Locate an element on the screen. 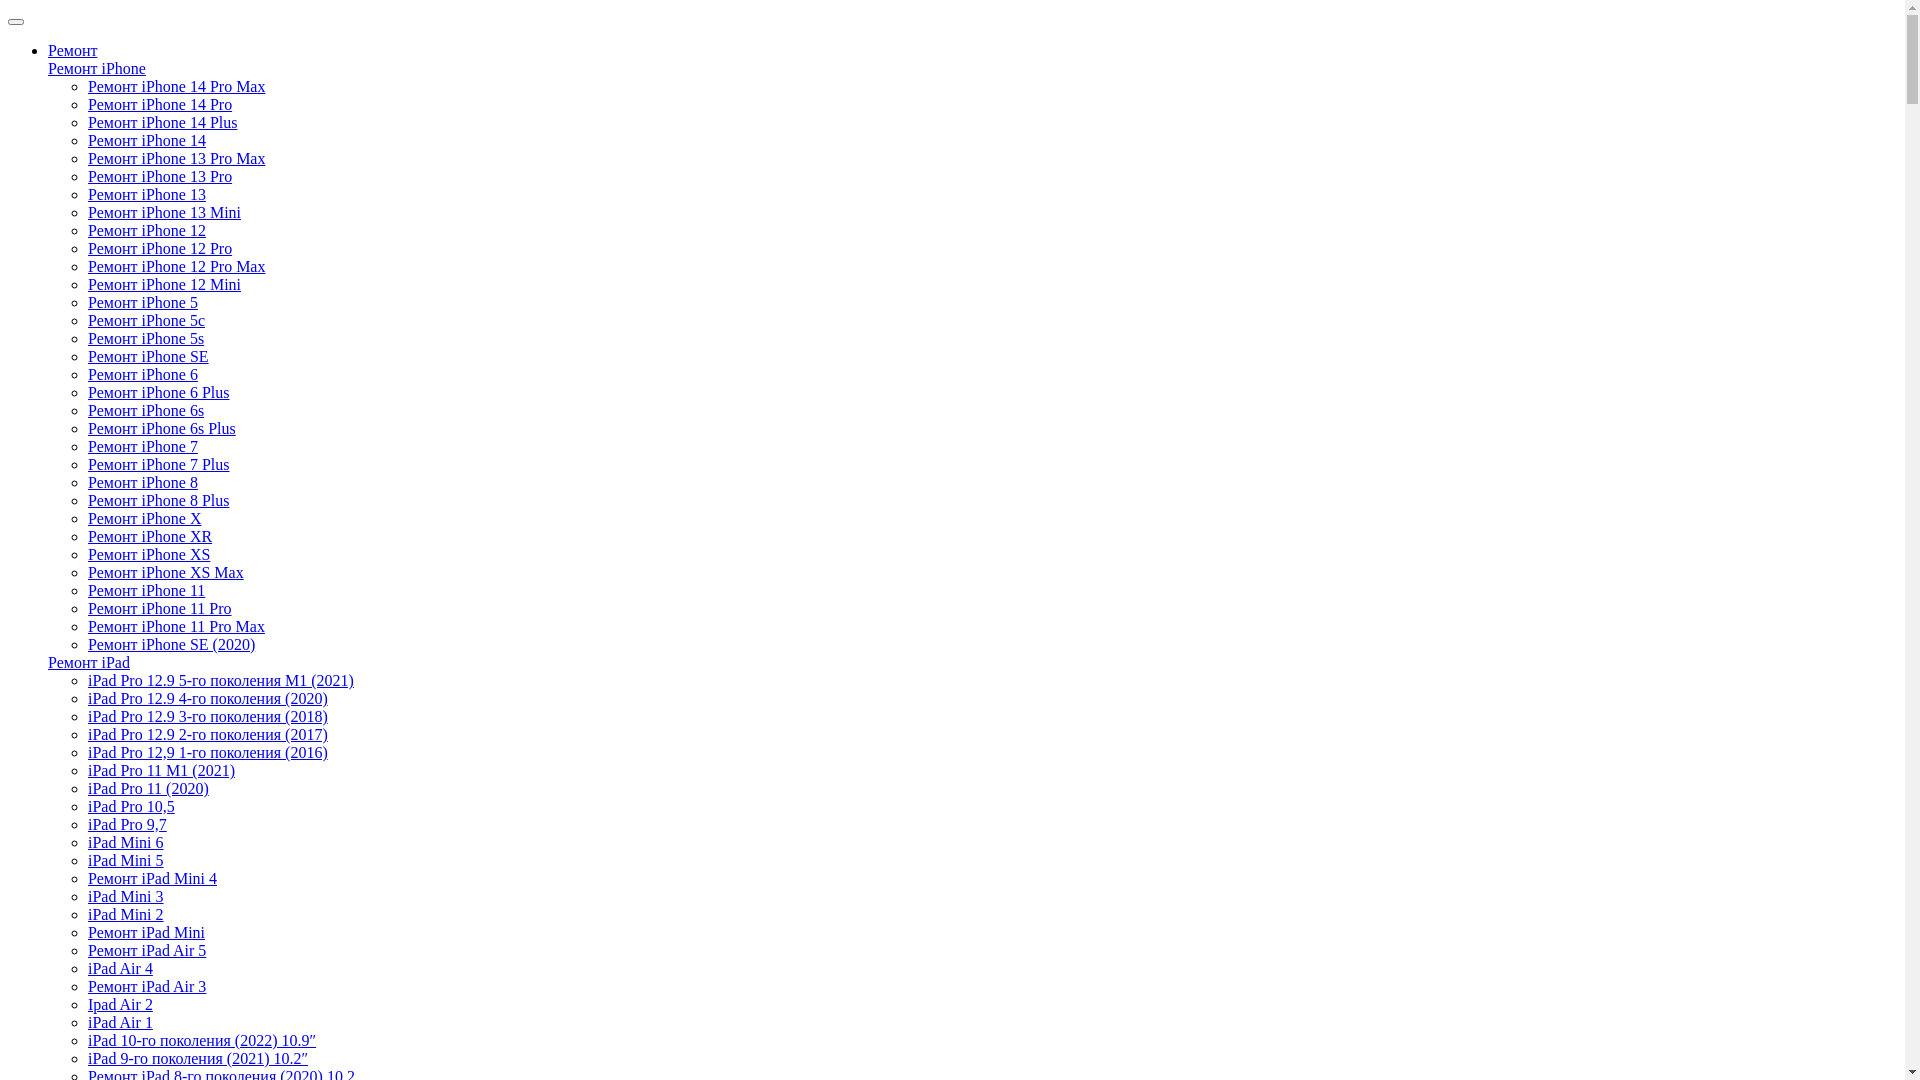 Image resolution: width=1920 pixels, height=1080 pixels. 'iPad Mini 5' is located at coordinates (124, 859).